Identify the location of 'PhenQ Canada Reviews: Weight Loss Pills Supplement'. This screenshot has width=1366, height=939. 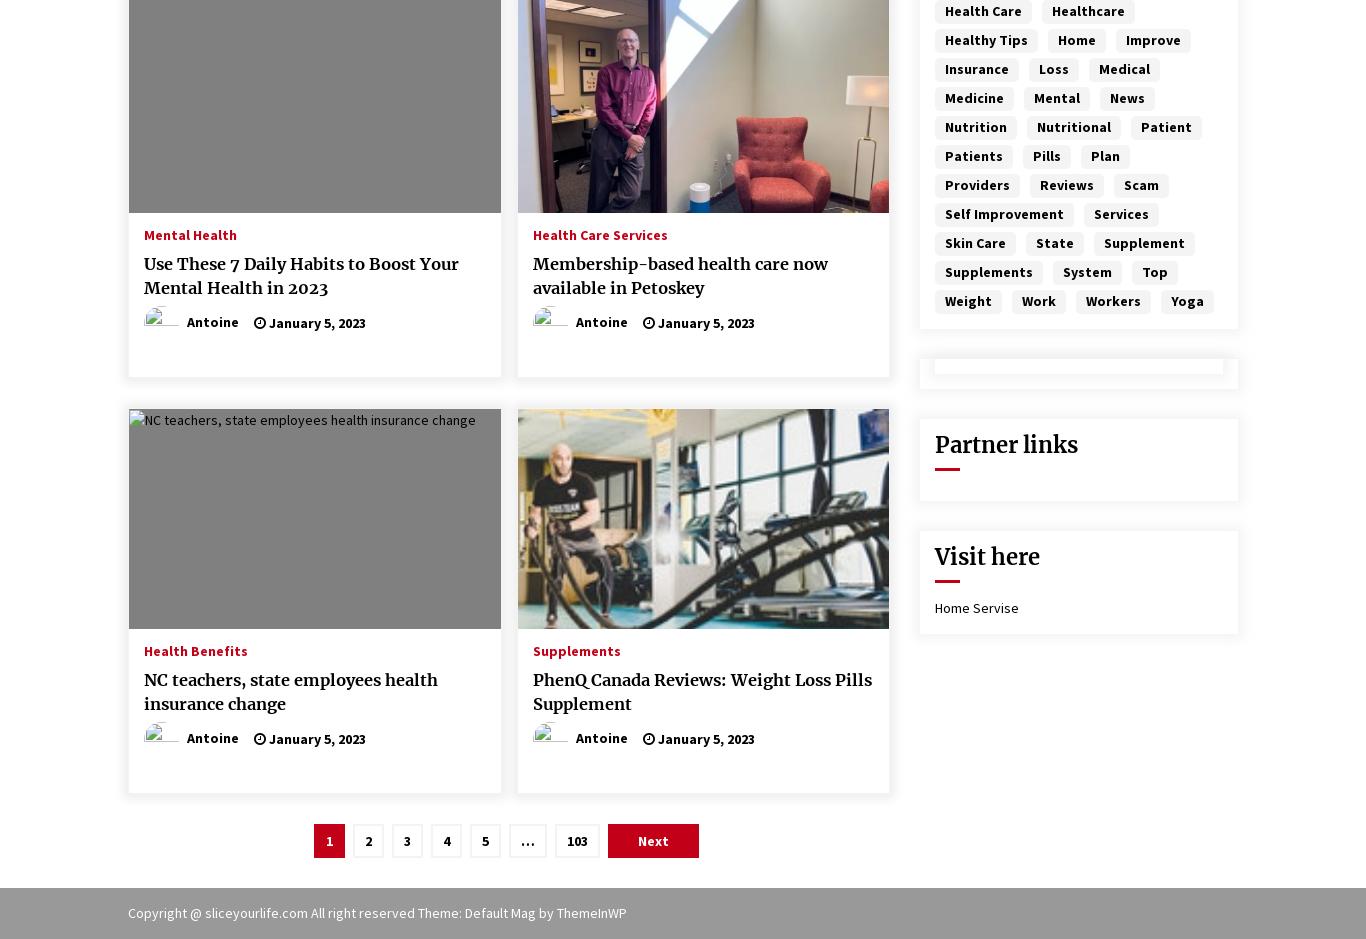
(701, 690).